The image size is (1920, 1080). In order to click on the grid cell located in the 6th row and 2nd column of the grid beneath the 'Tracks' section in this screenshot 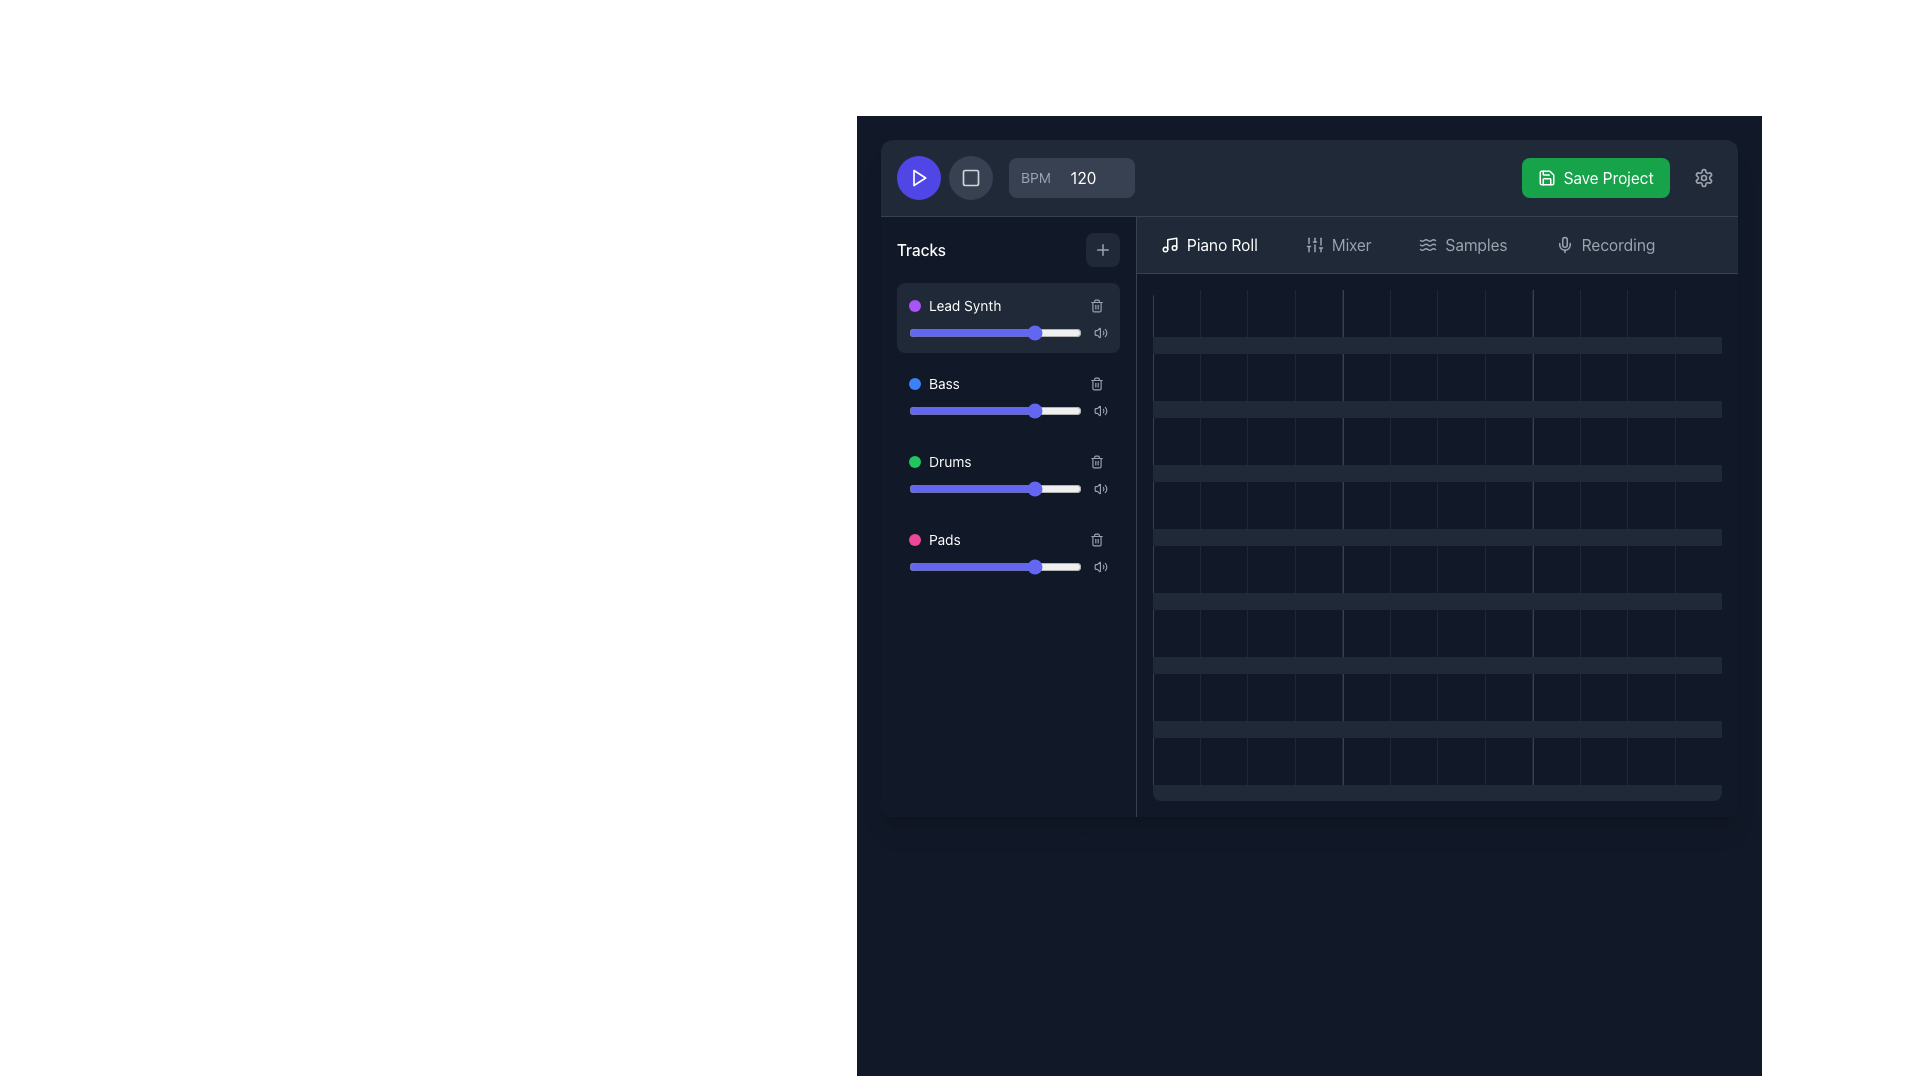, I will do `click(1222, 696)`.